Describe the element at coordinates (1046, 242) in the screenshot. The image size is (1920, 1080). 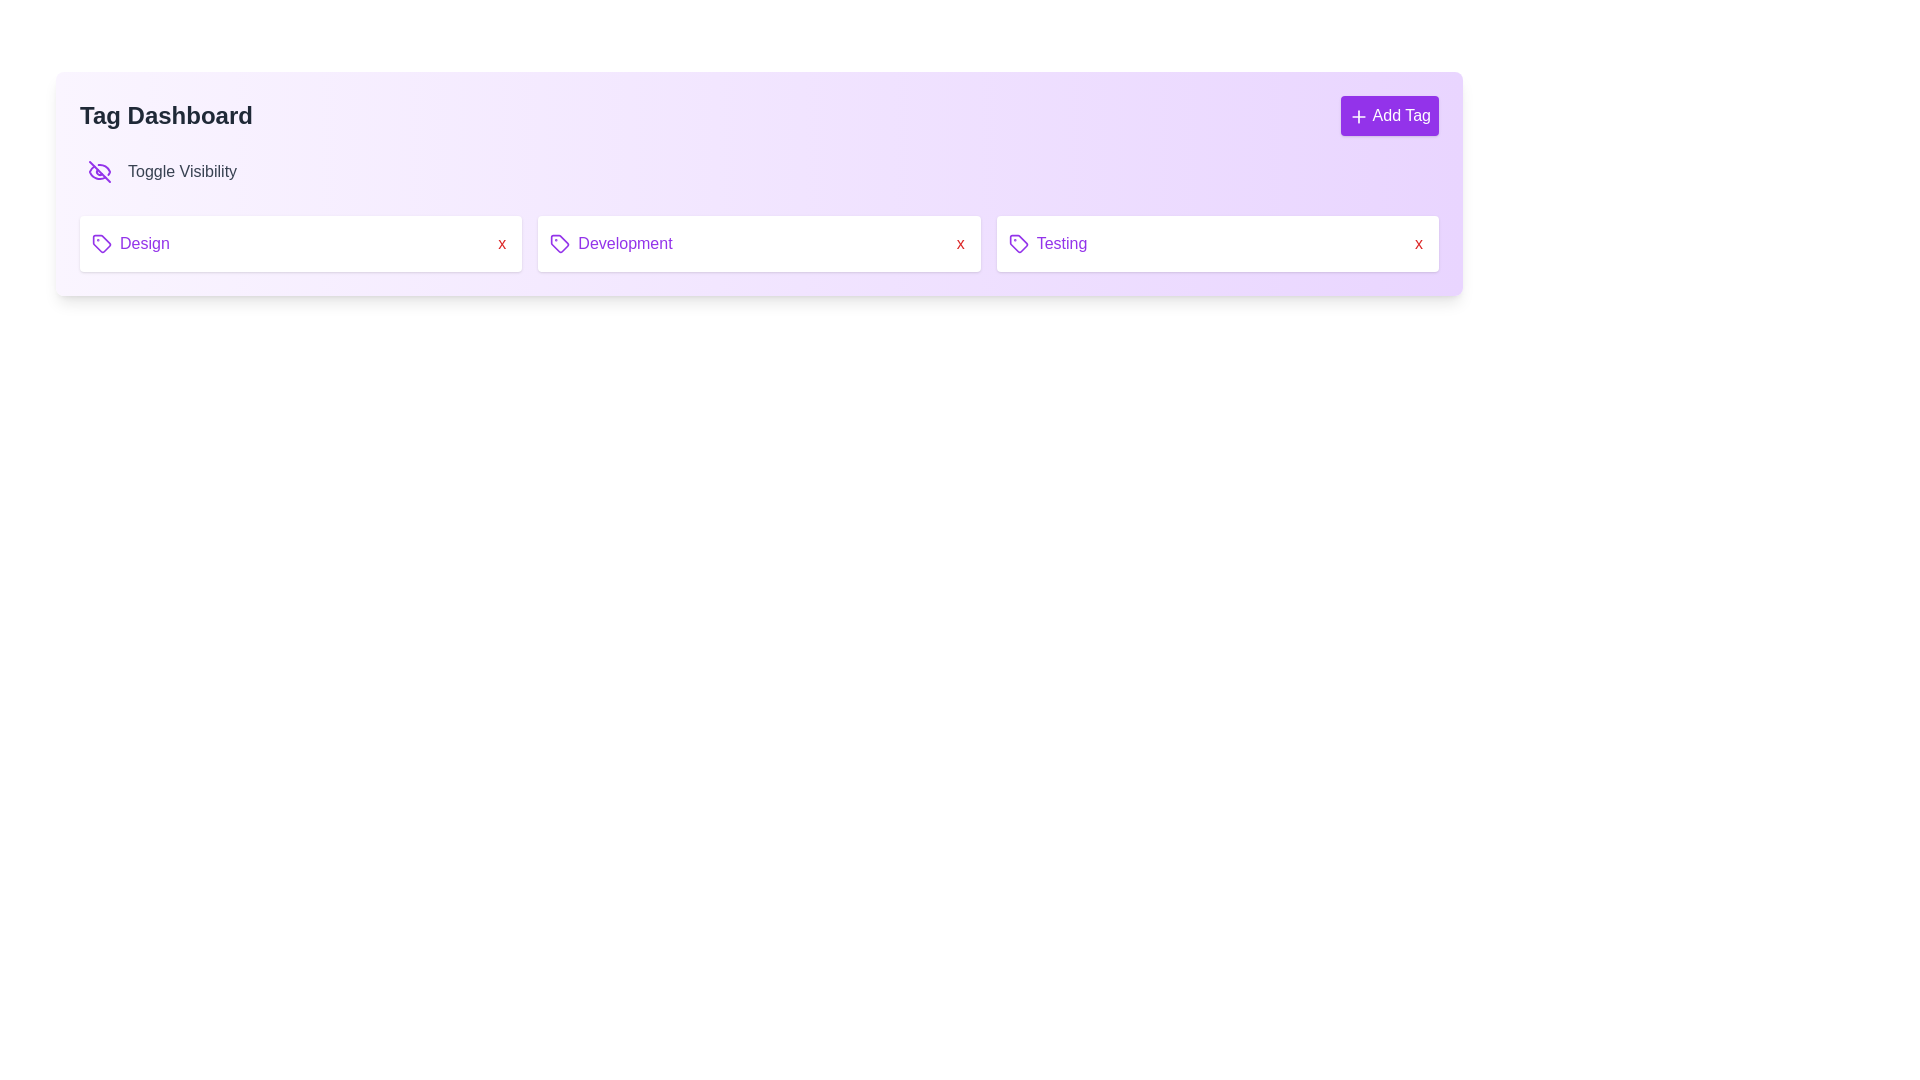
I see `text label displaying 'Testing' which is styled in purple and is the third tag item from the left in the row` at that location.